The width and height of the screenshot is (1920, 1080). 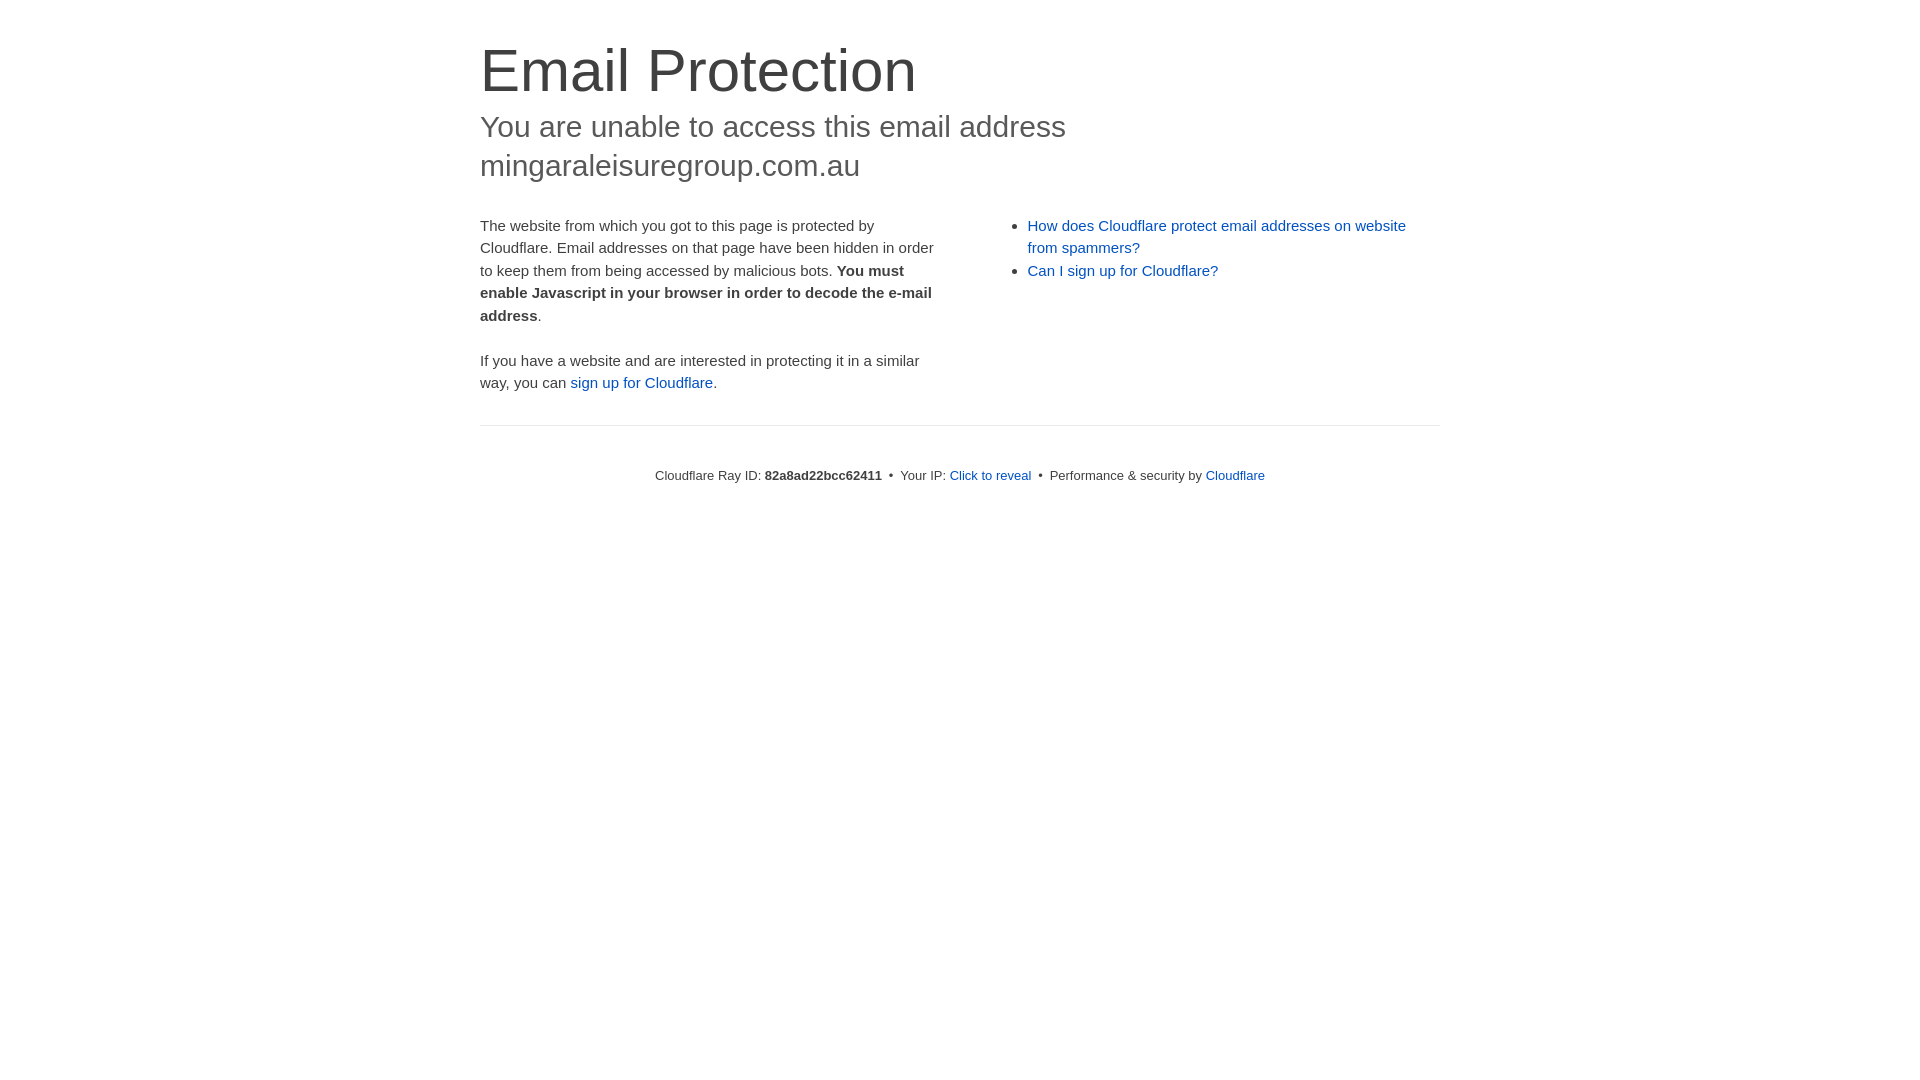 I want to click on 'Click to reveal', so click(x=990, y=475).